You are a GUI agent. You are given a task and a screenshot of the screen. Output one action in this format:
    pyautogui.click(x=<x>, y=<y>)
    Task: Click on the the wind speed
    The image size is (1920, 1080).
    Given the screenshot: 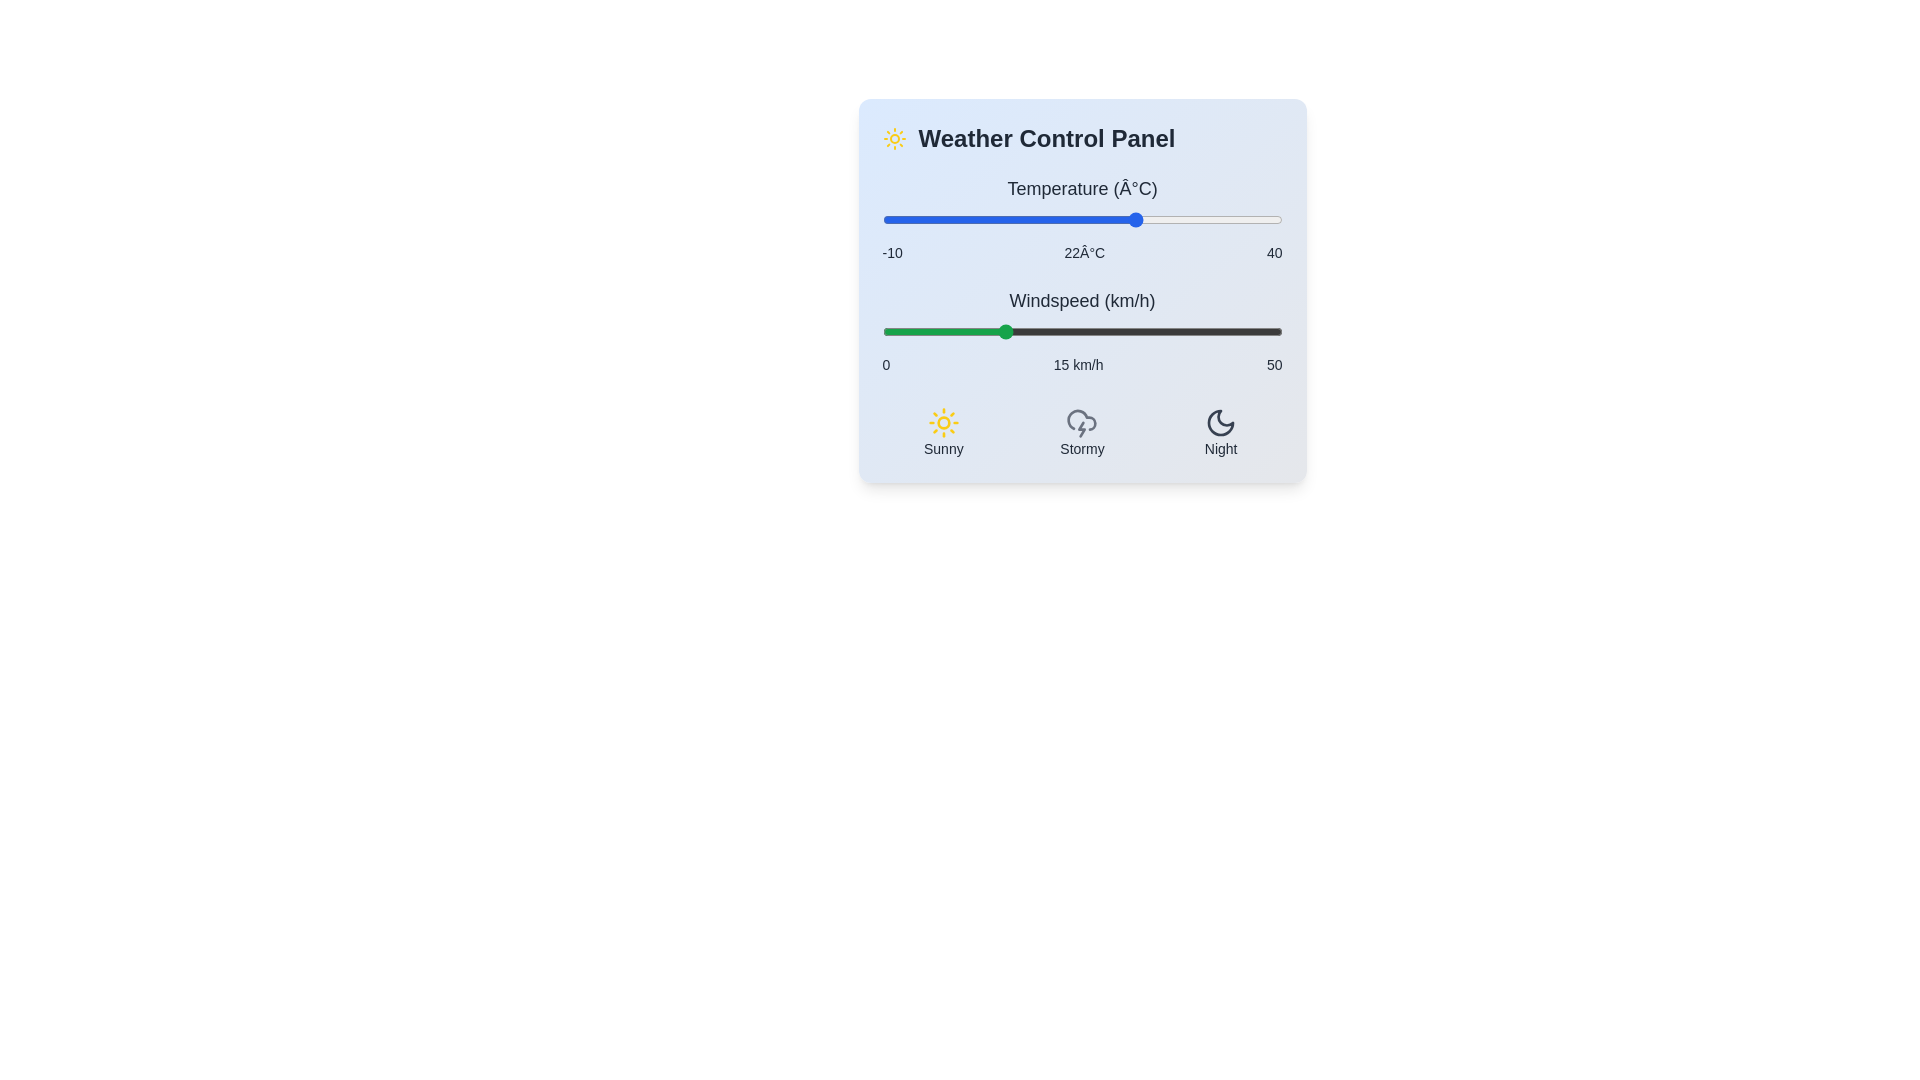 What is the action you would take?
    pyautogui.click(x=1178, y=330)
    